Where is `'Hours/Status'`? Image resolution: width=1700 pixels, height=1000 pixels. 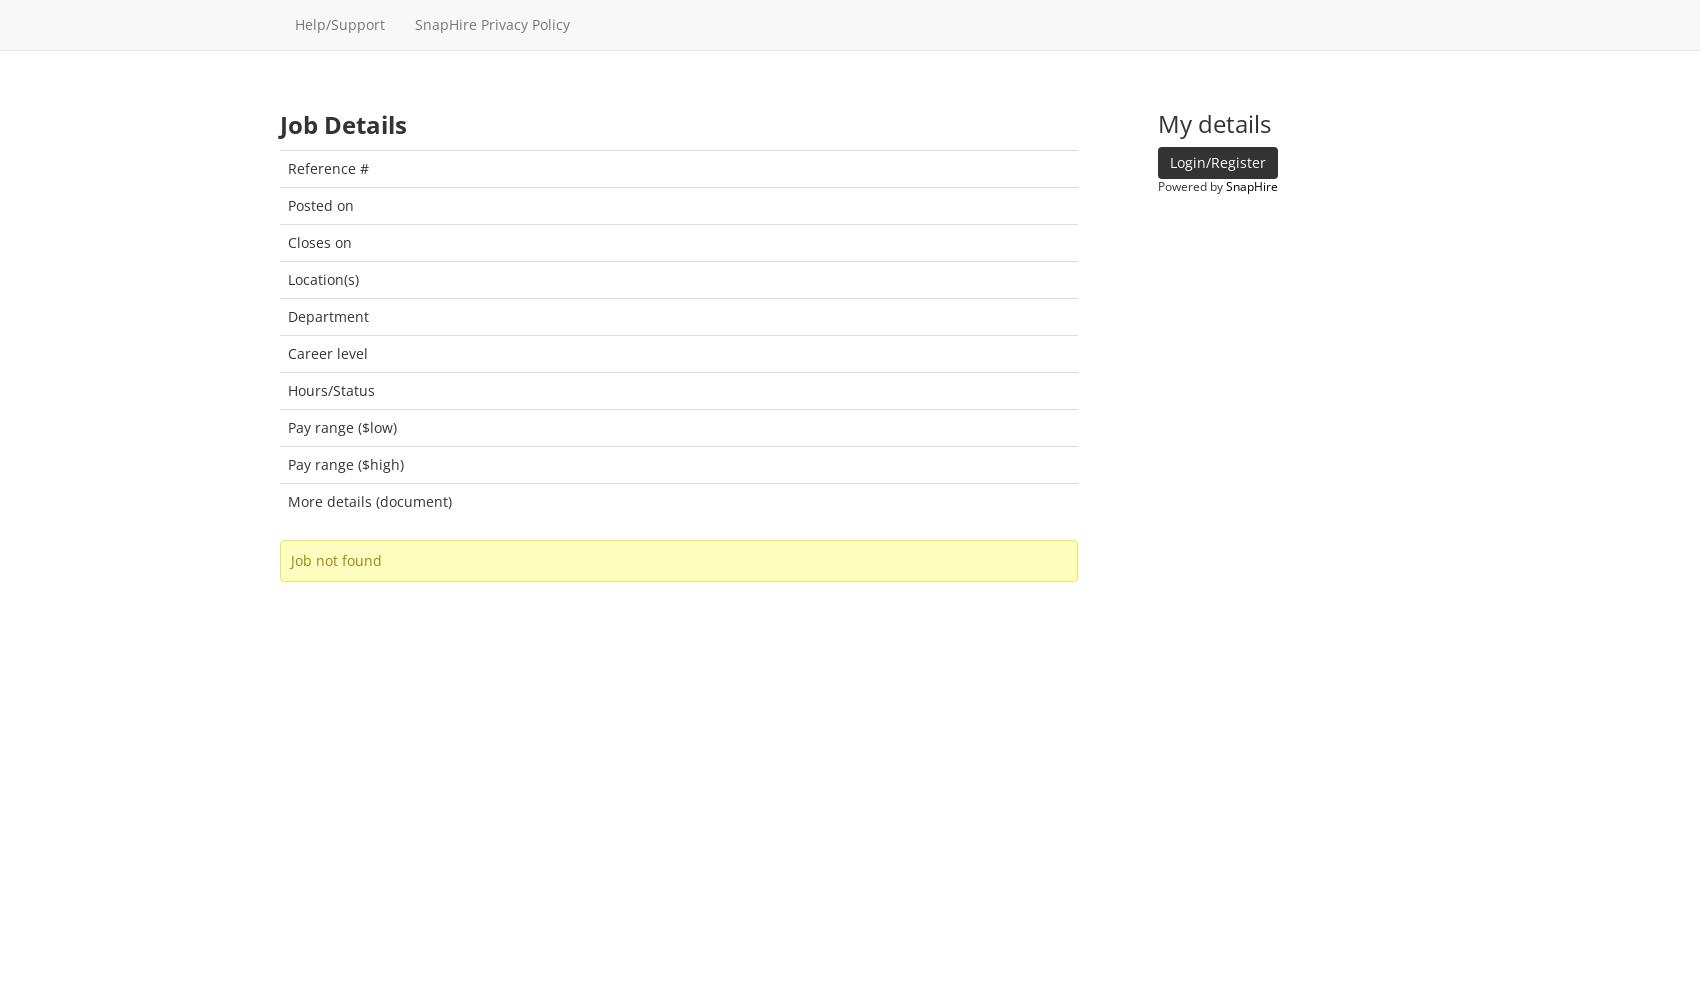 'Hours/Status' is located at coordinates (330, 389).